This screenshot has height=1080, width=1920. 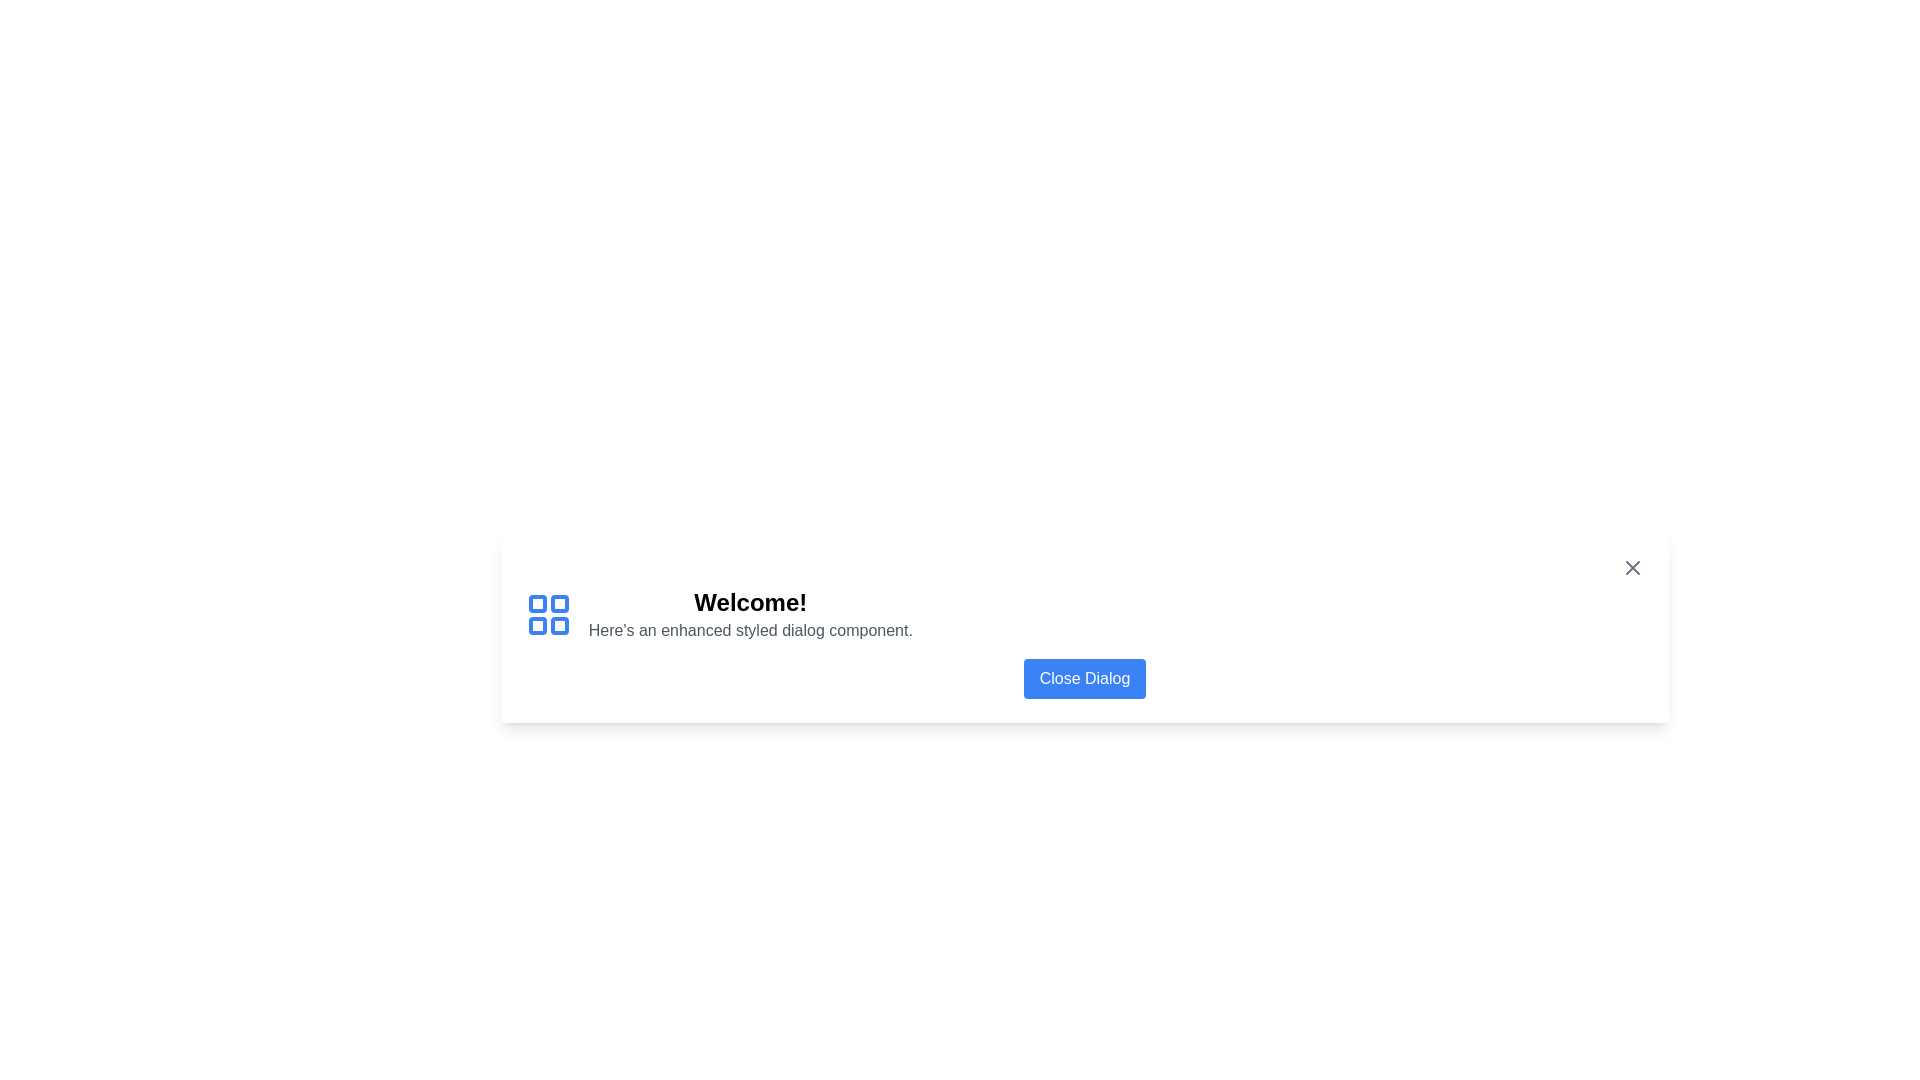 What do you see at coordinates (1633, 567) in the screenshot?
I see `the close icon button located at the top right corner of the dialog` at bounding box center [1633, 567].